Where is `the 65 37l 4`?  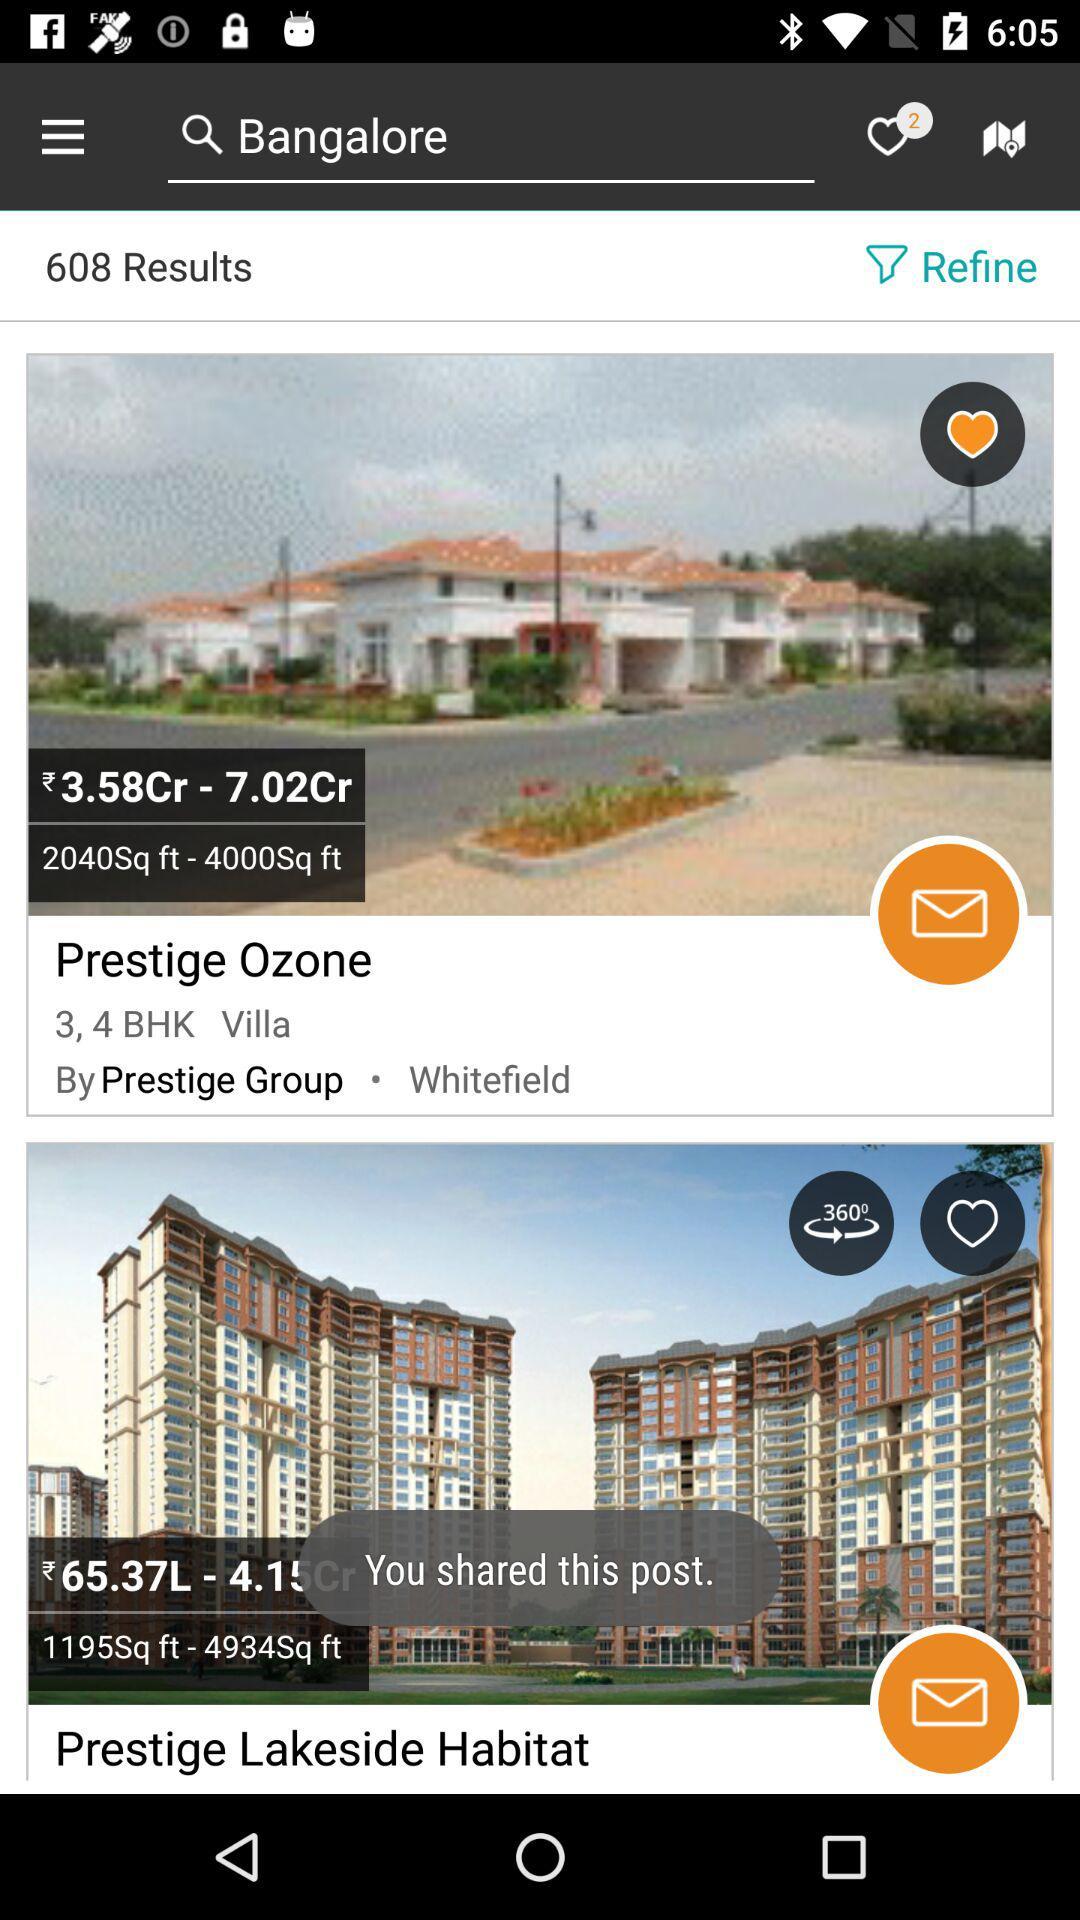 the 65 37l 4 is located at coordinates (212, 1573).